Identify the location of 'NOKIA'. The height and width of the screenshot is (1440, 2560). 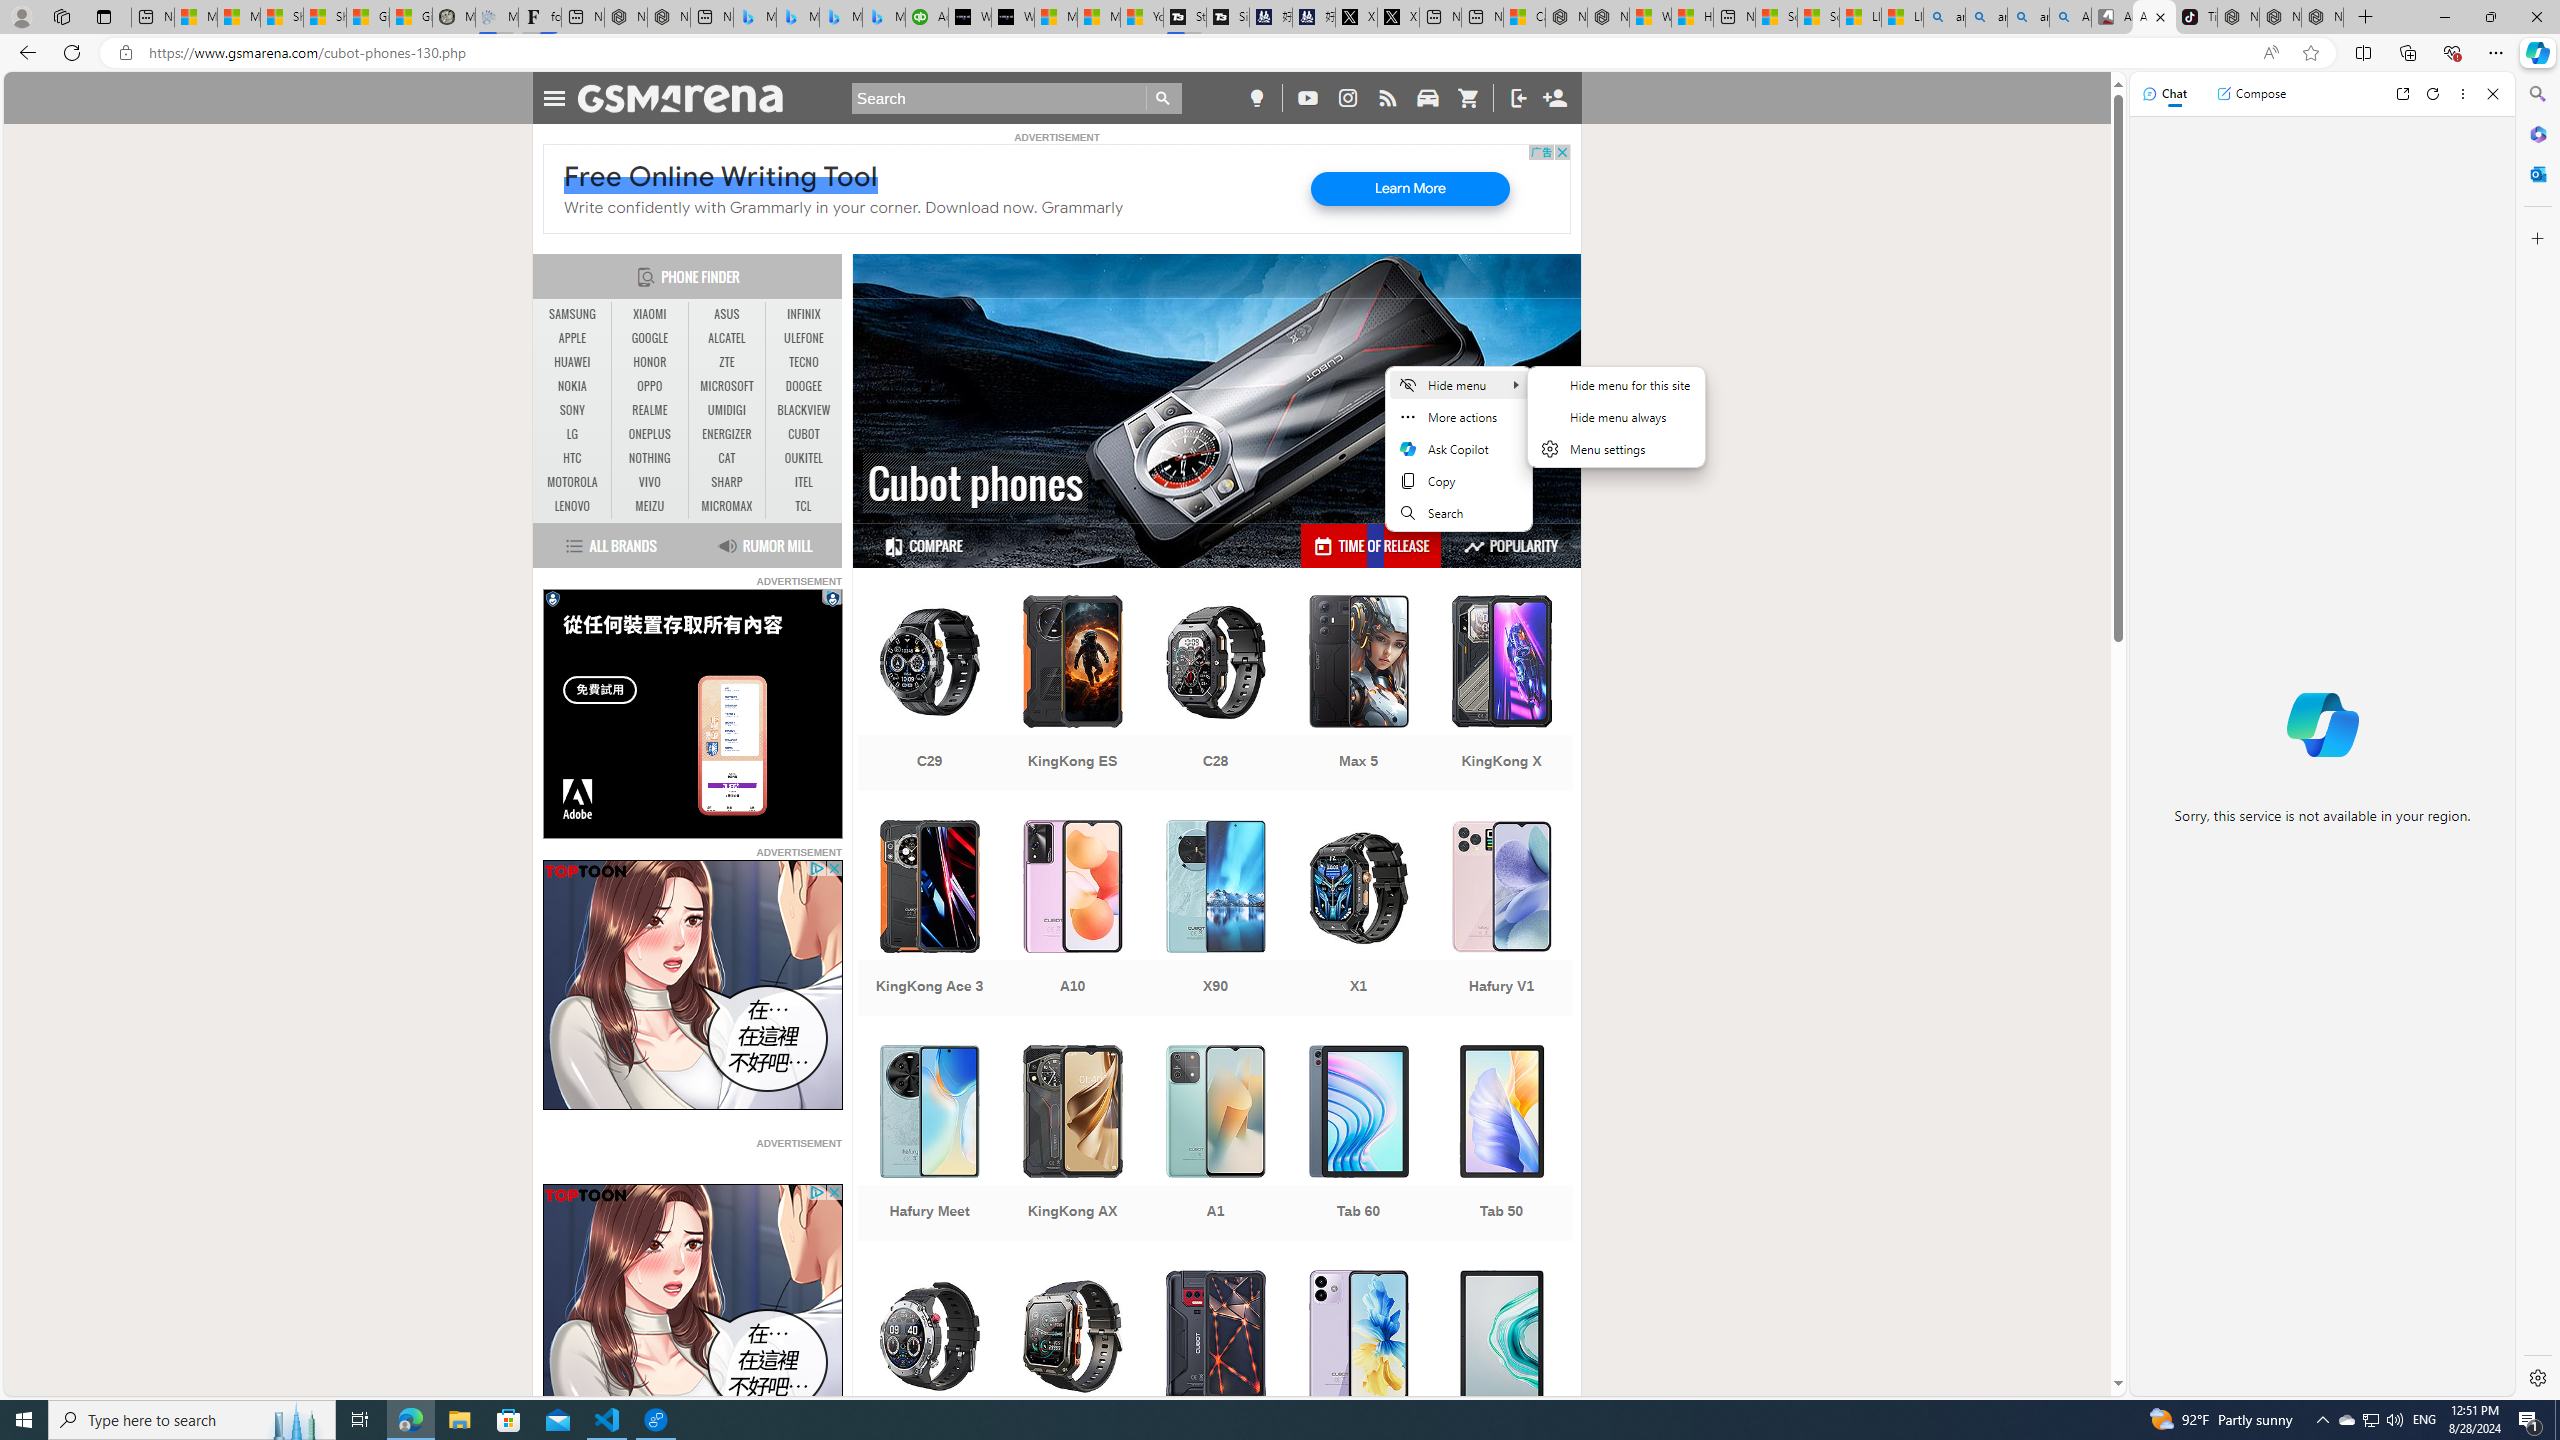
(572, 386).